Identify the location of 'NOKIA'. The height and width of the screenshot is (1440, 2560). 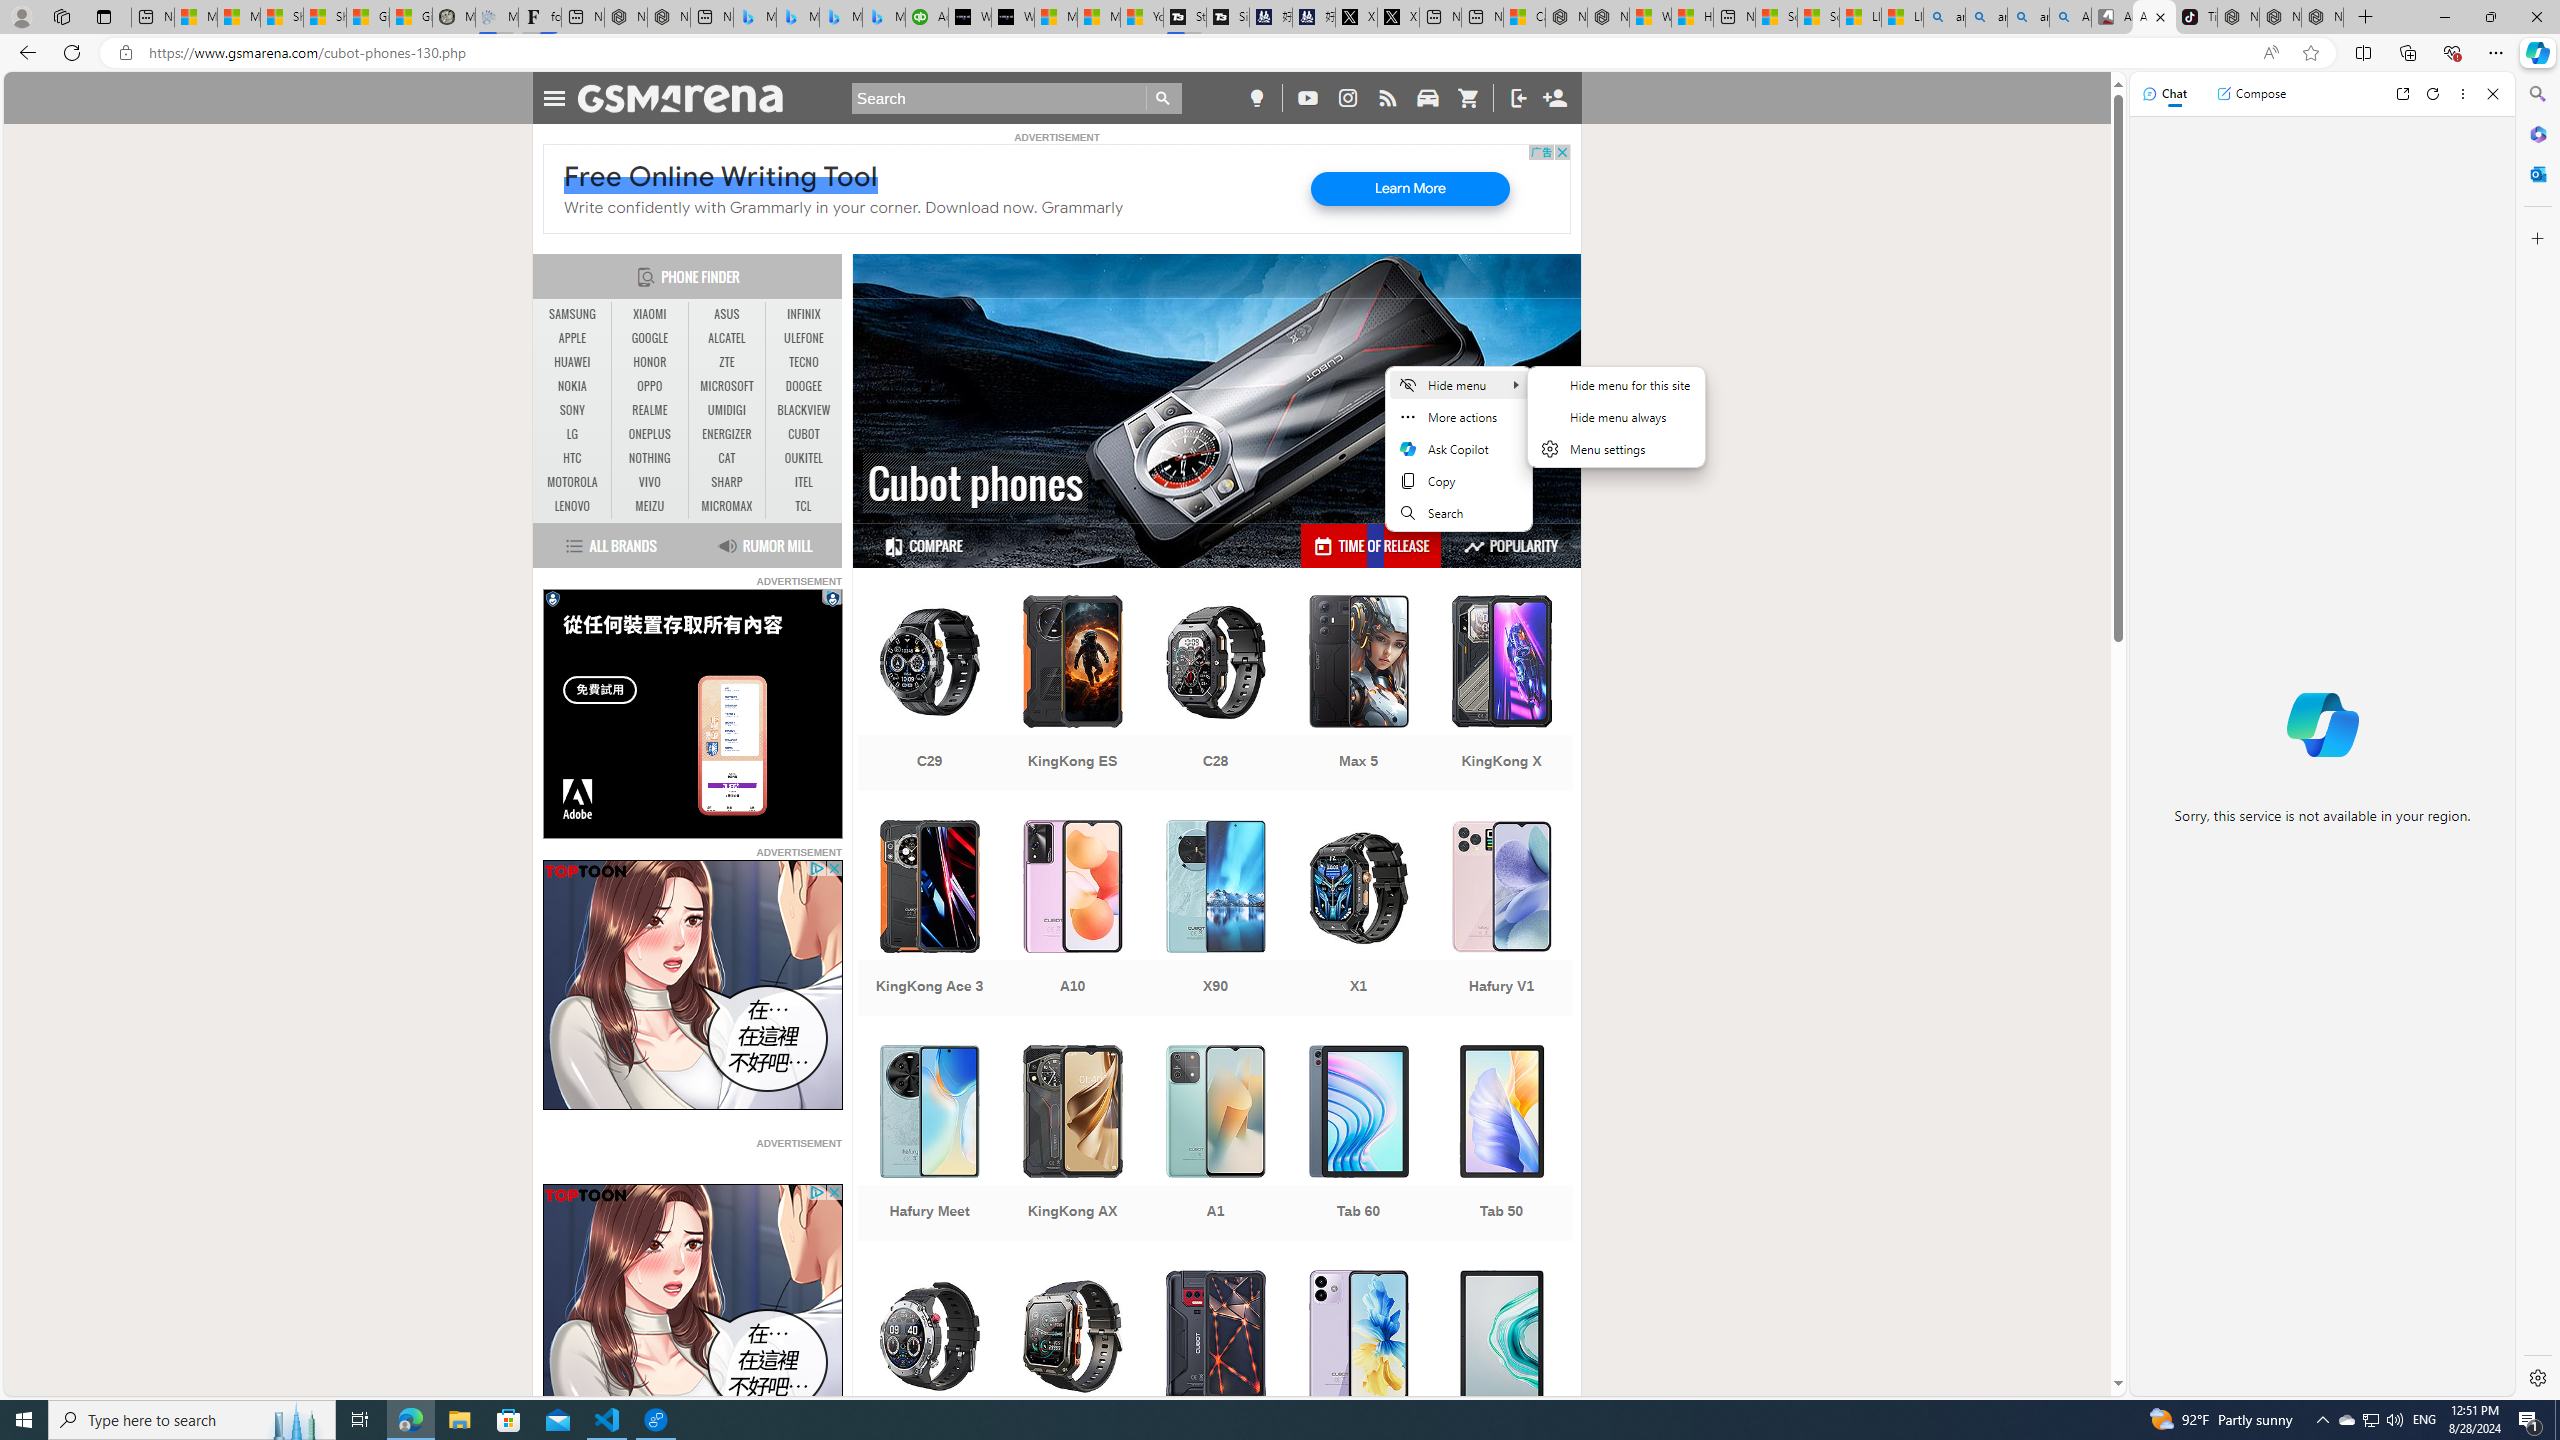
(572, 386).